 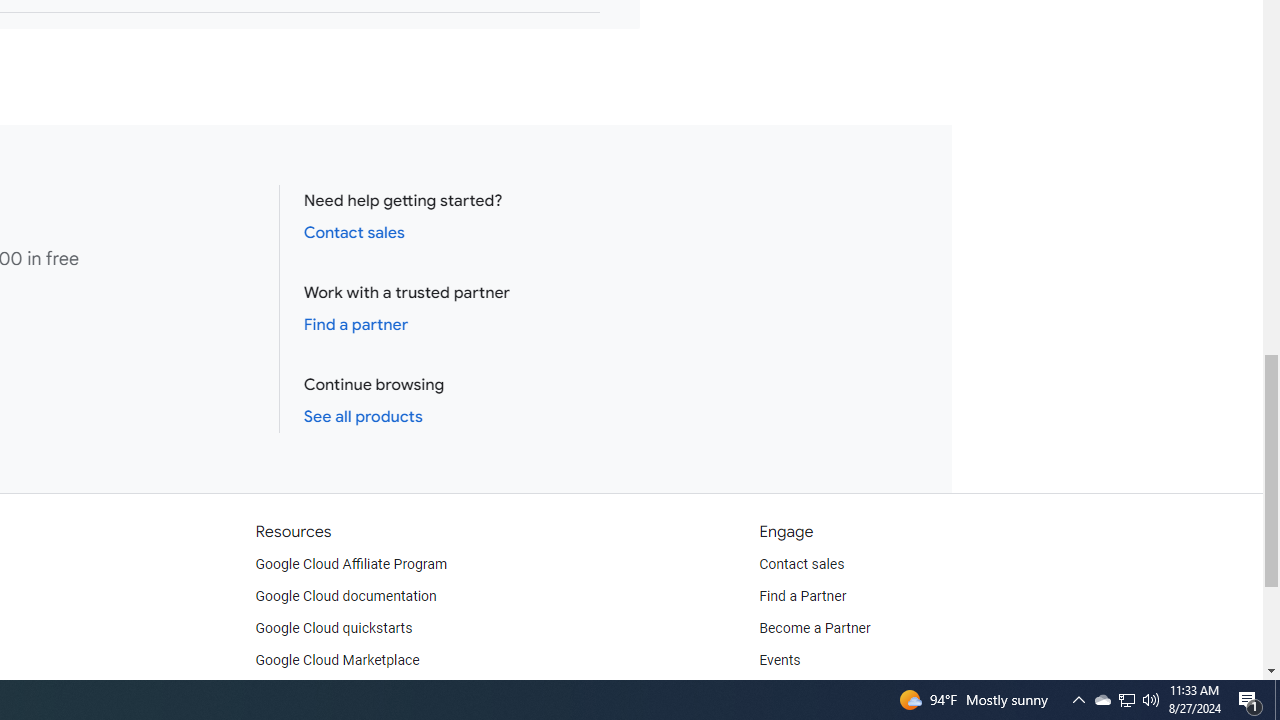 What do you see at coordinates (345, 595) in the screenshot?
I see `'Google Cloud documentation'` at bounding box center [345, 595].